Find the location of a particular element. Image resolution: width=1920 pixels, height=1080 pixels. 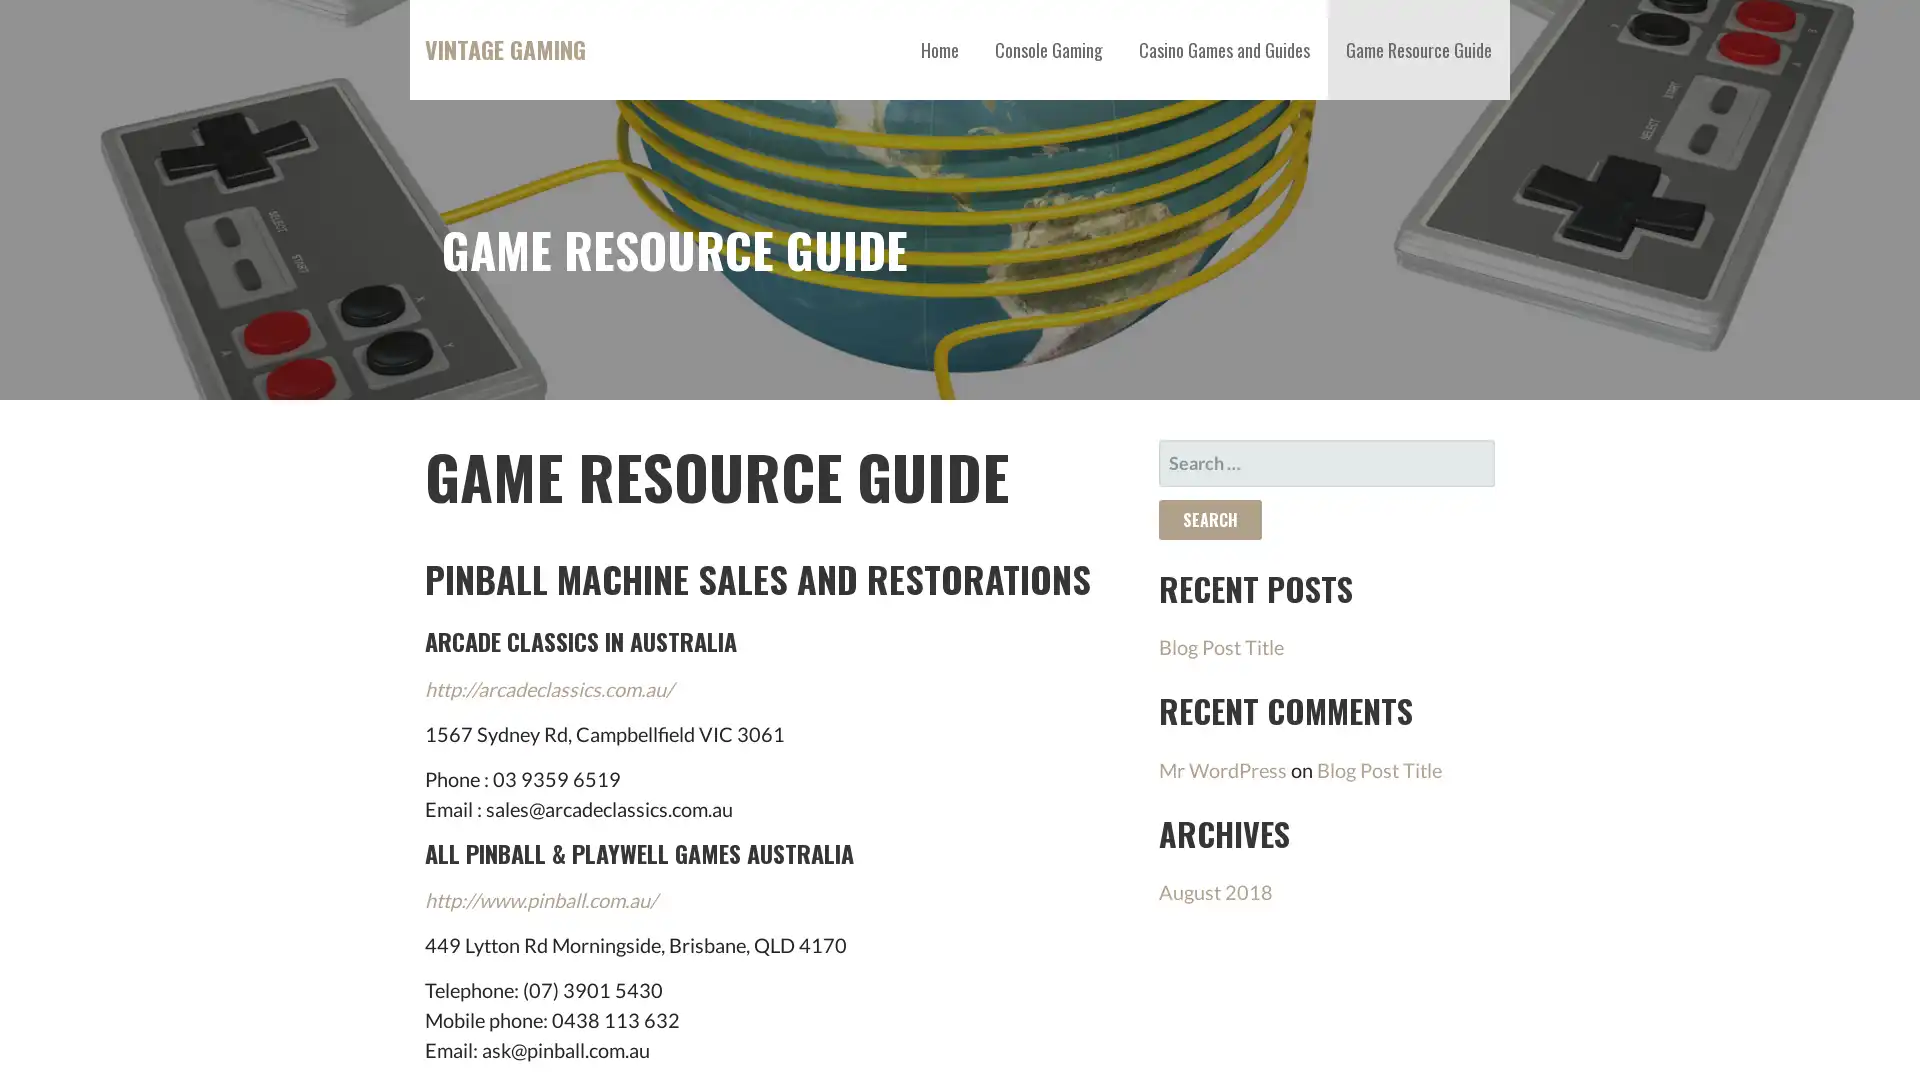

Search is located at coordinates (1208, 519).